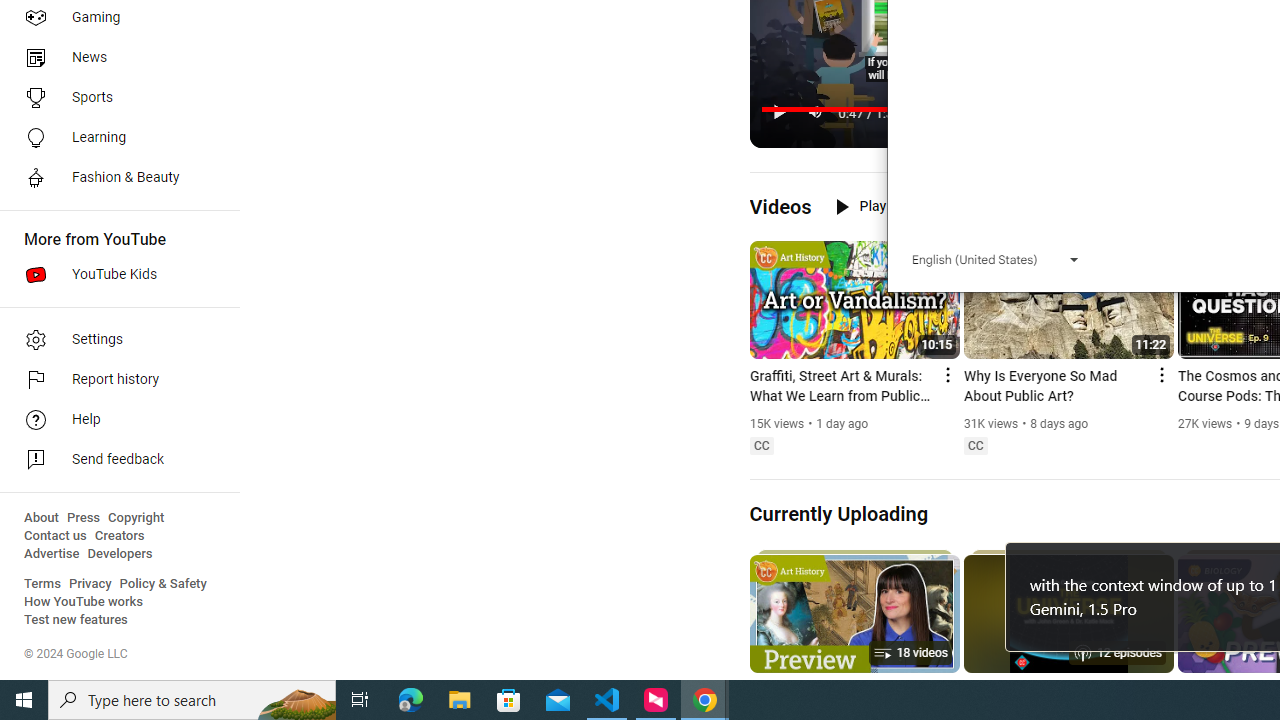 This screenshot has width=1280, height=720. Describe the element at coordinates (82, 601) in the screenshot. I see `'How YouTube works'` at that location.